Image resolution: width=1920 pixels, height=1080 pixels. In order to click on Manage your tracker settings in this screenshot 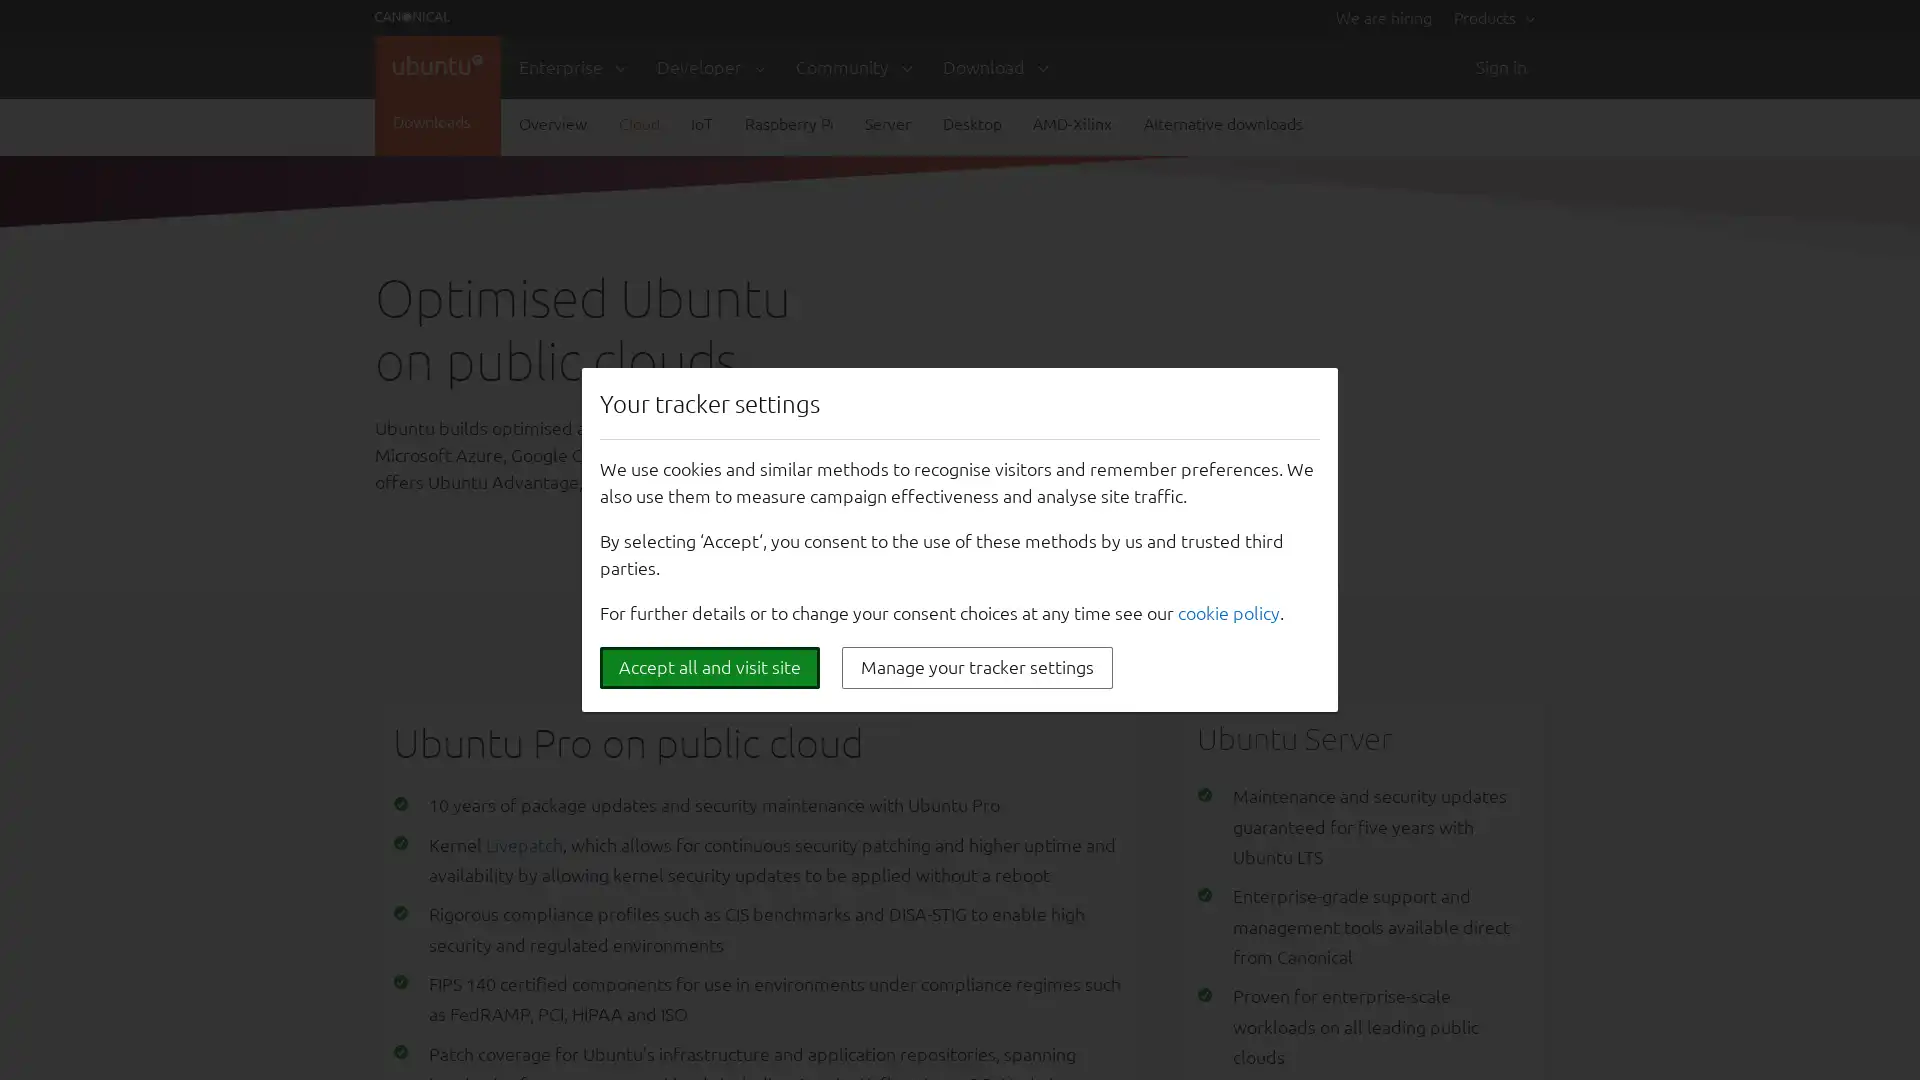, I will do `click(977, 667)`.